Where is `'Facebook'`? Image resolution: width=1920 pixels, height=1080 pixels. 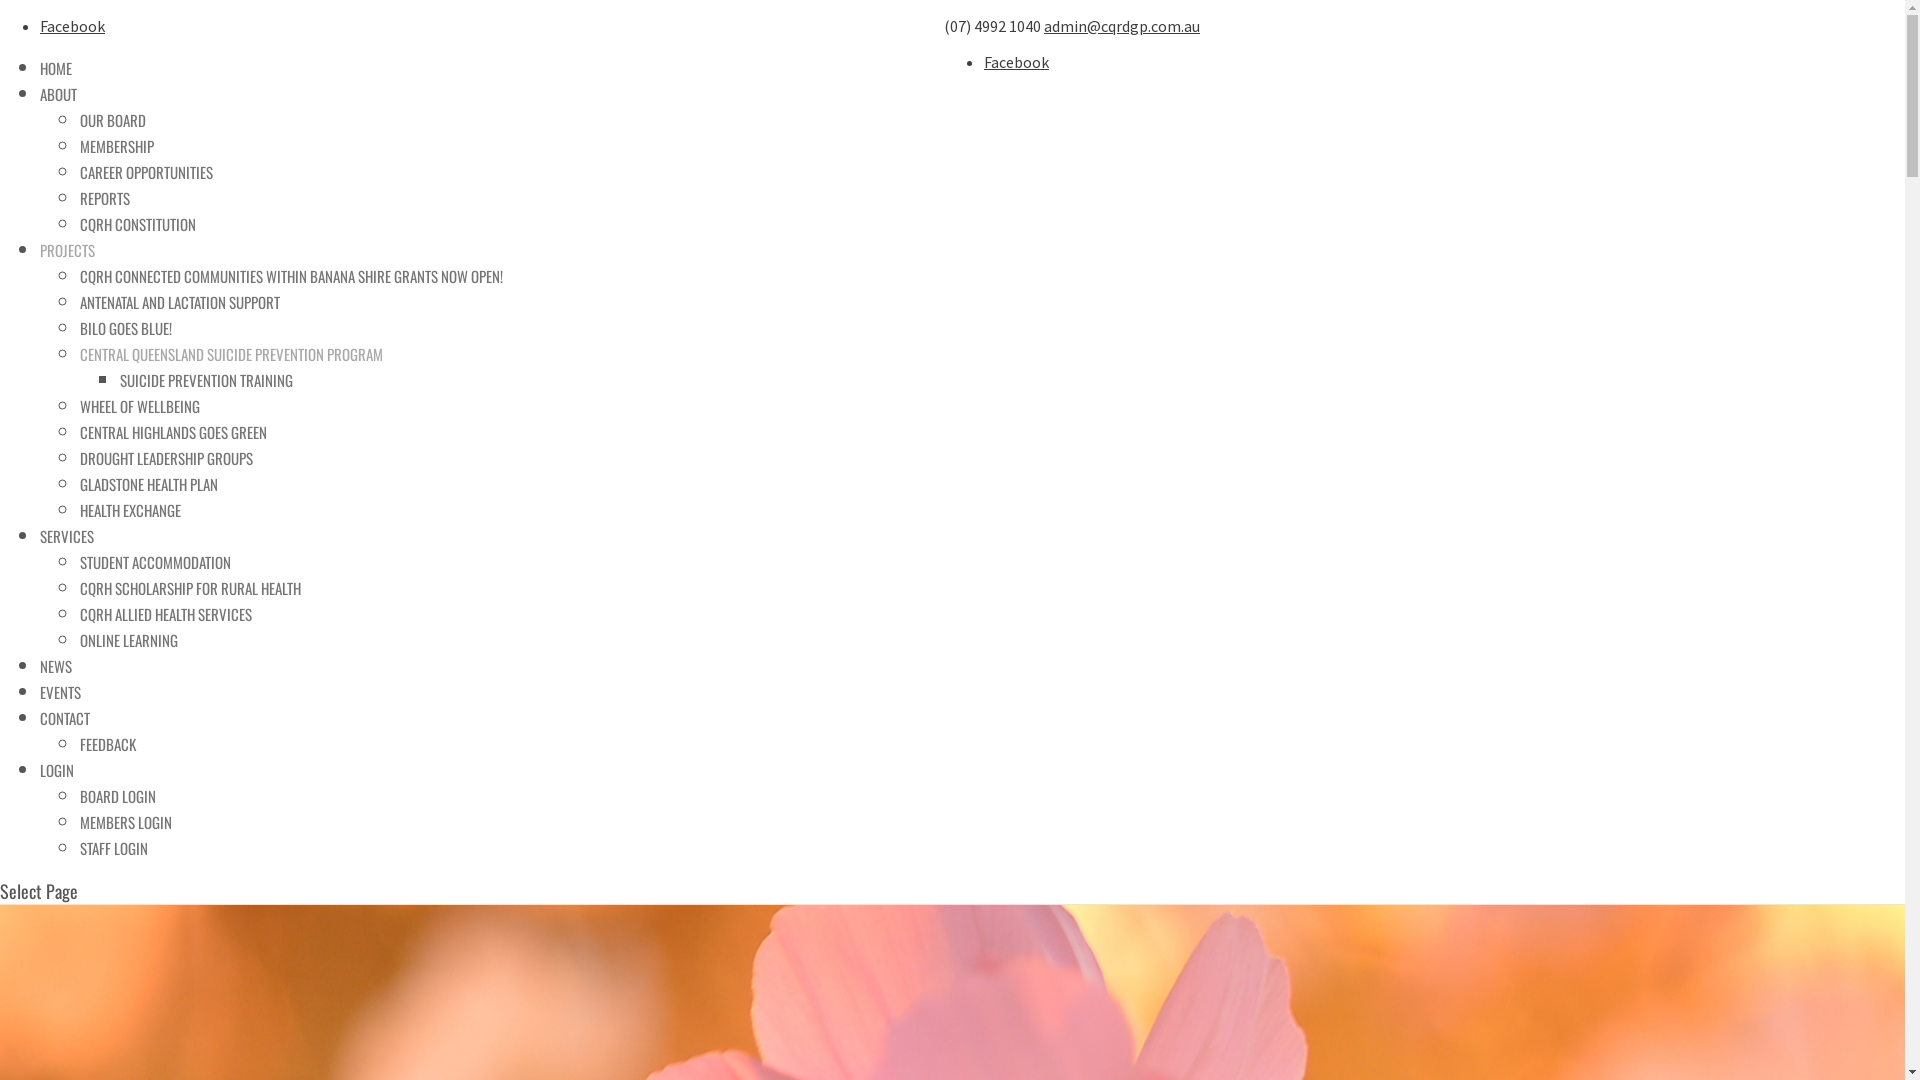 'Facebook' is located at coordinates (72, 26).